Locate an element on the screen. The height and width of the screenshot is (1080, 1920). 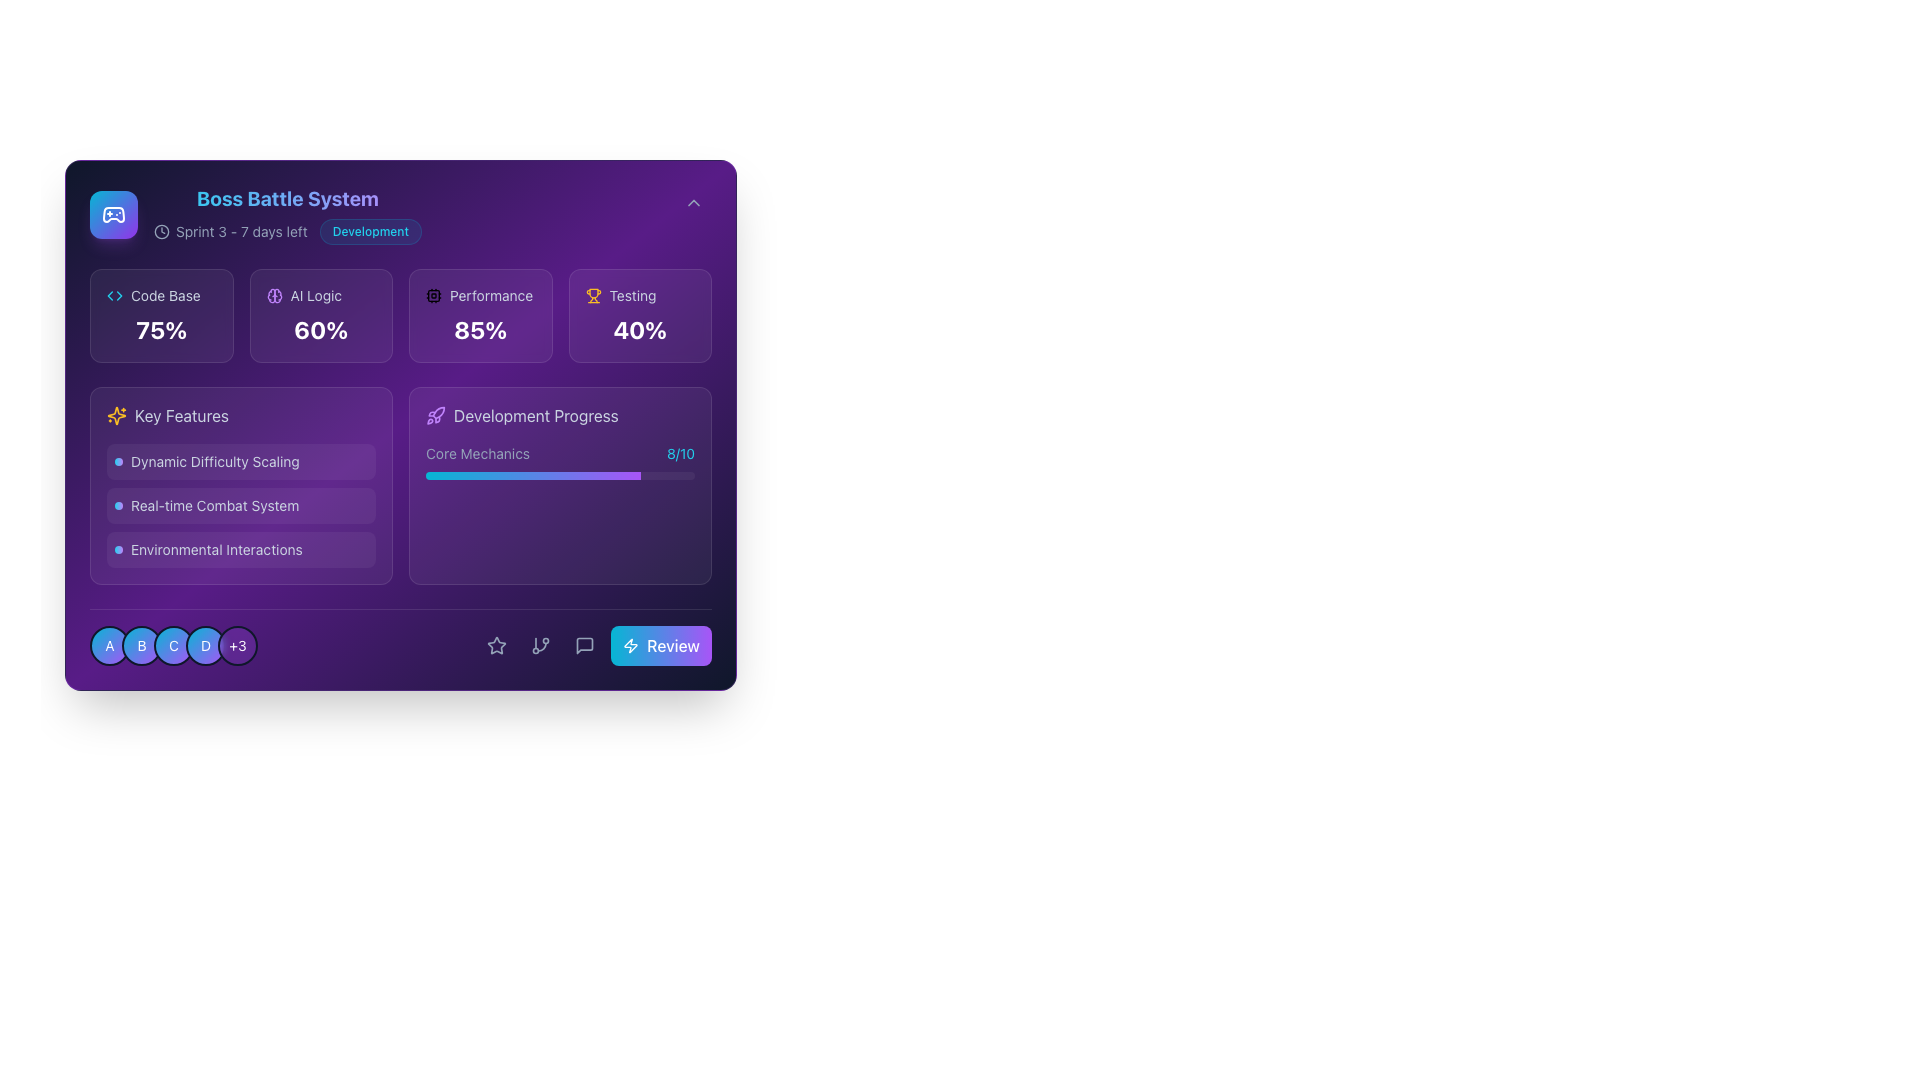
the Rating and description component that provides an assessment for 'Core Mechanics' with a score of 8 out of 10, located in the 'Development Progress' section below the 'Key Features' panel is located at coordinates (560, 454).